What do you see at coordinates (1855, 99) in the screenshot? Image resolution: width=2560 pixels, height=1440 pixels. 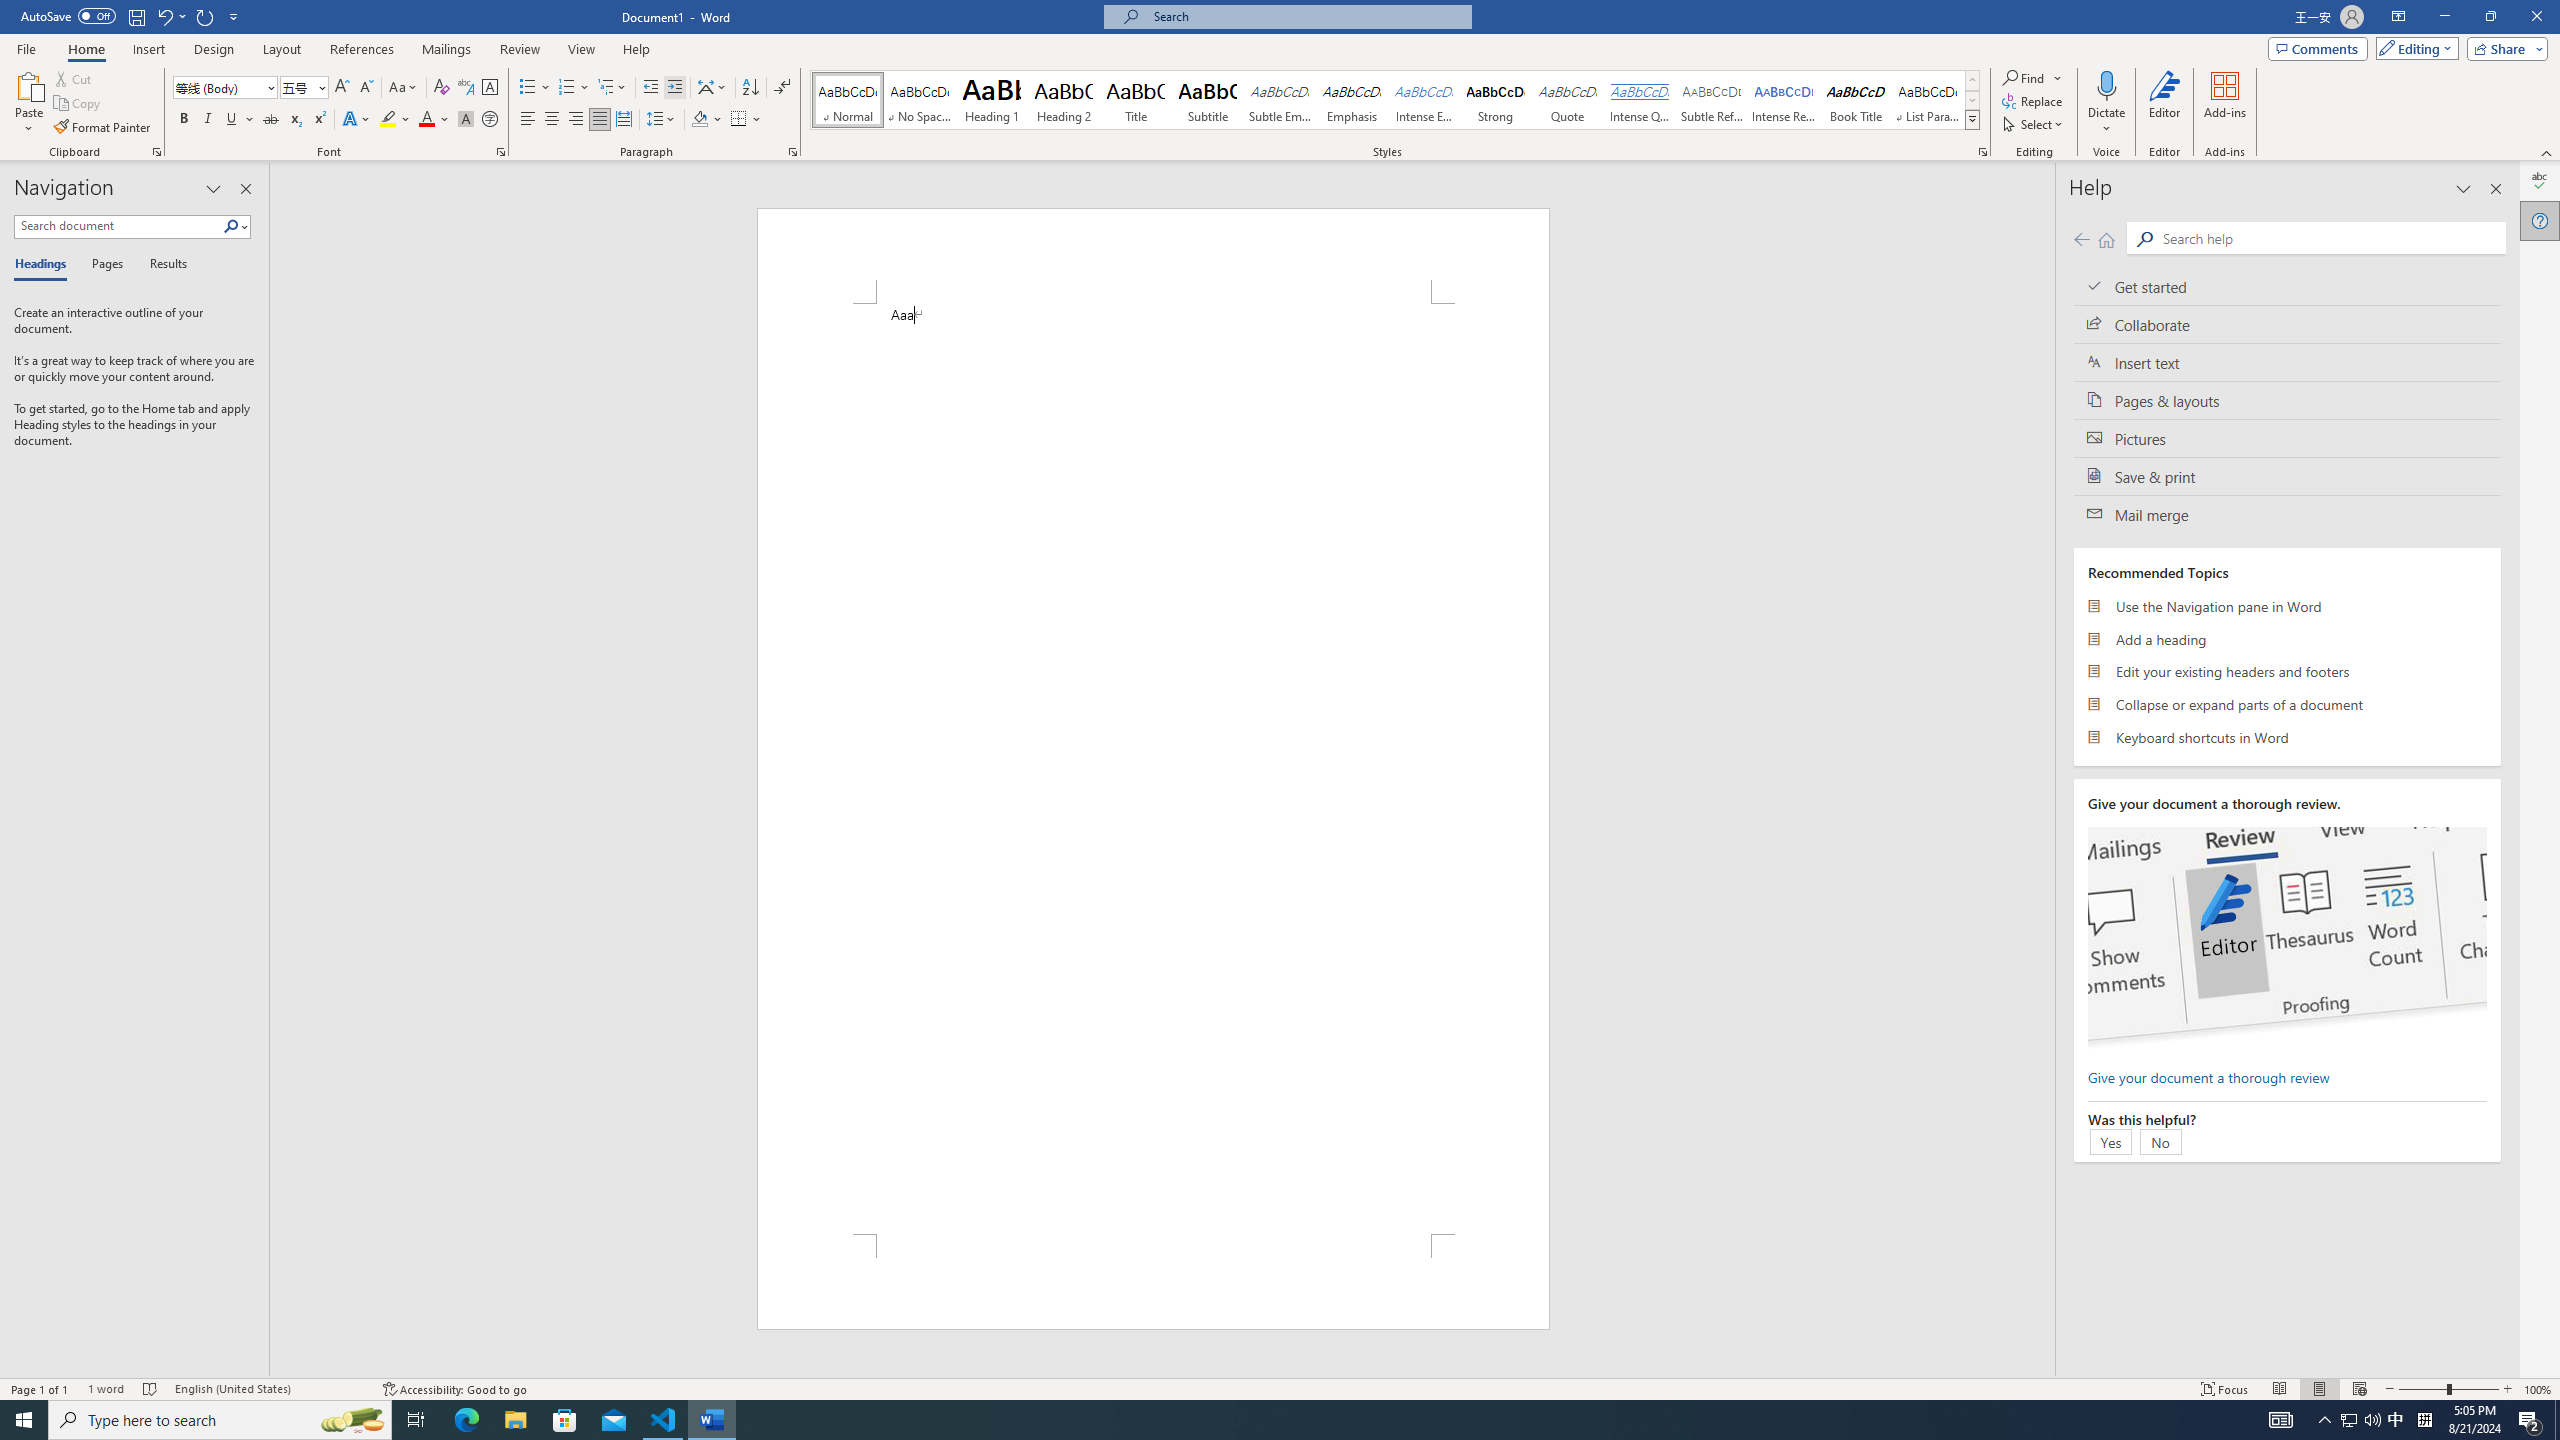 I see `'Book Title'` at bounding box center [1855, 99].